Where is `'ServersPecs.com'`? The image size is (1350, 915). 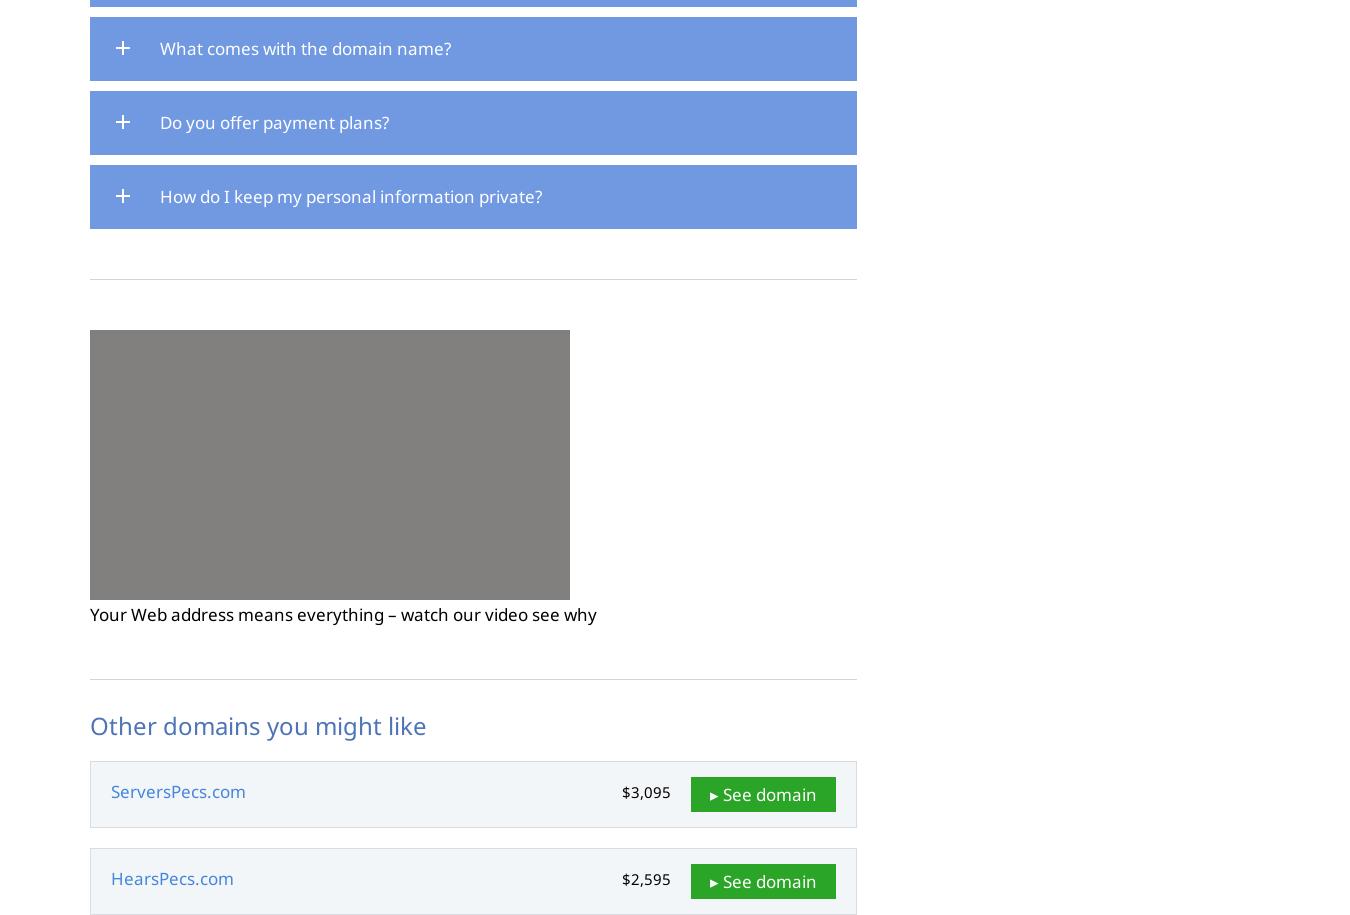
'ServersPecs.com' is located at coordinates (178, 790).